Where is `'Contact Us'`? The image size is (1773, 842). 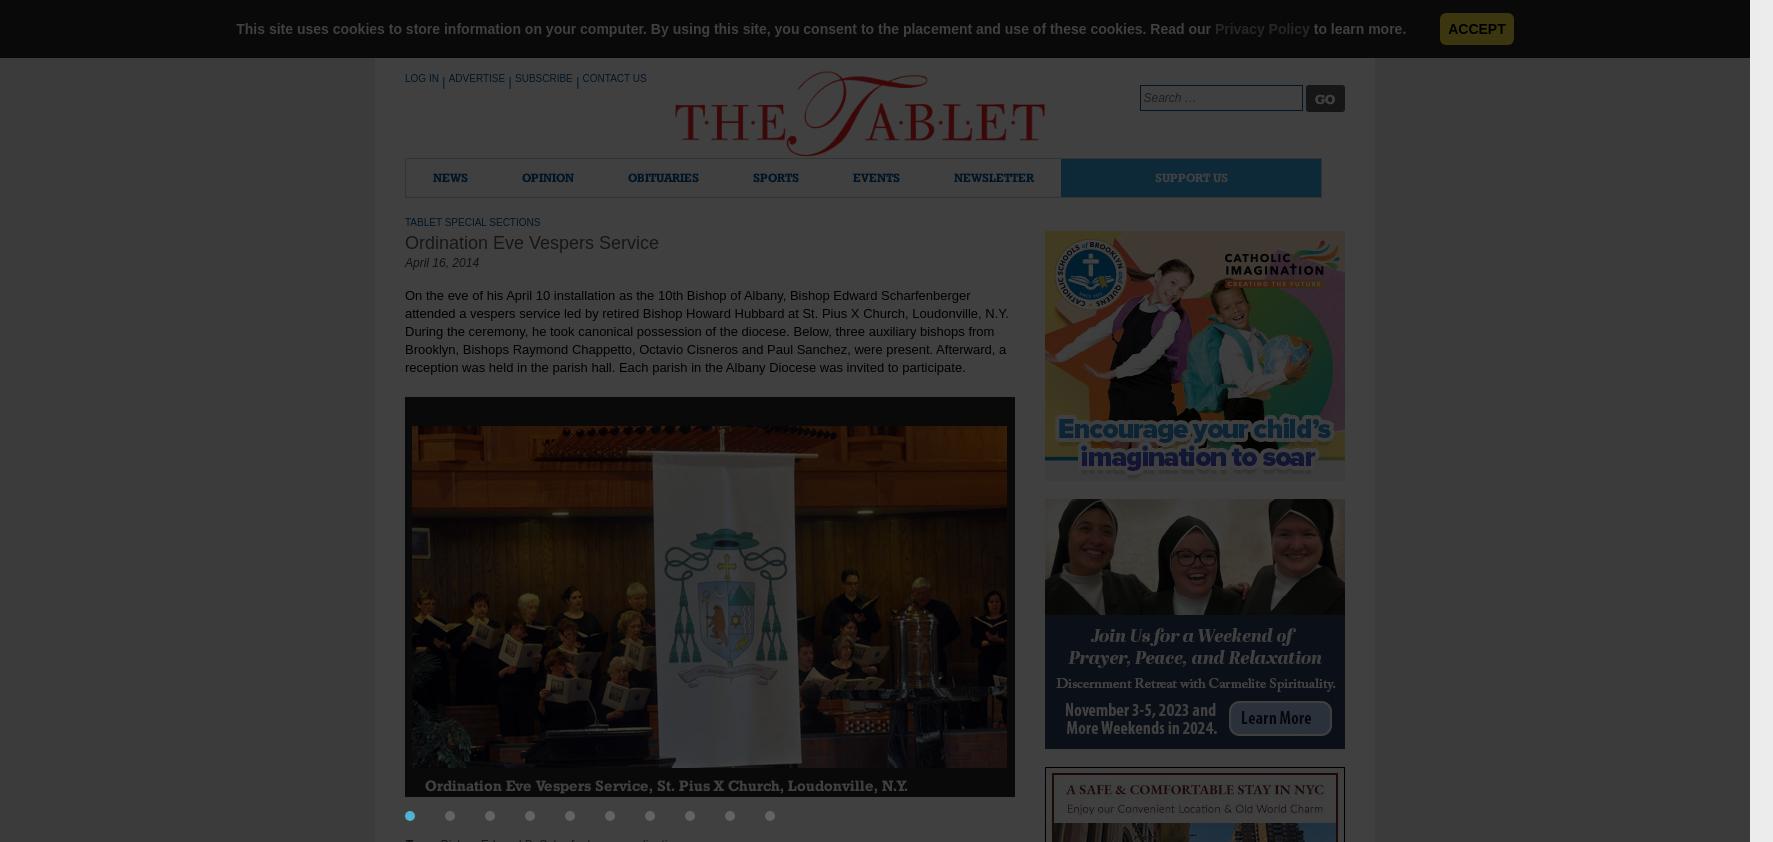
'Contact Us' is located at coordinates (612, 77).